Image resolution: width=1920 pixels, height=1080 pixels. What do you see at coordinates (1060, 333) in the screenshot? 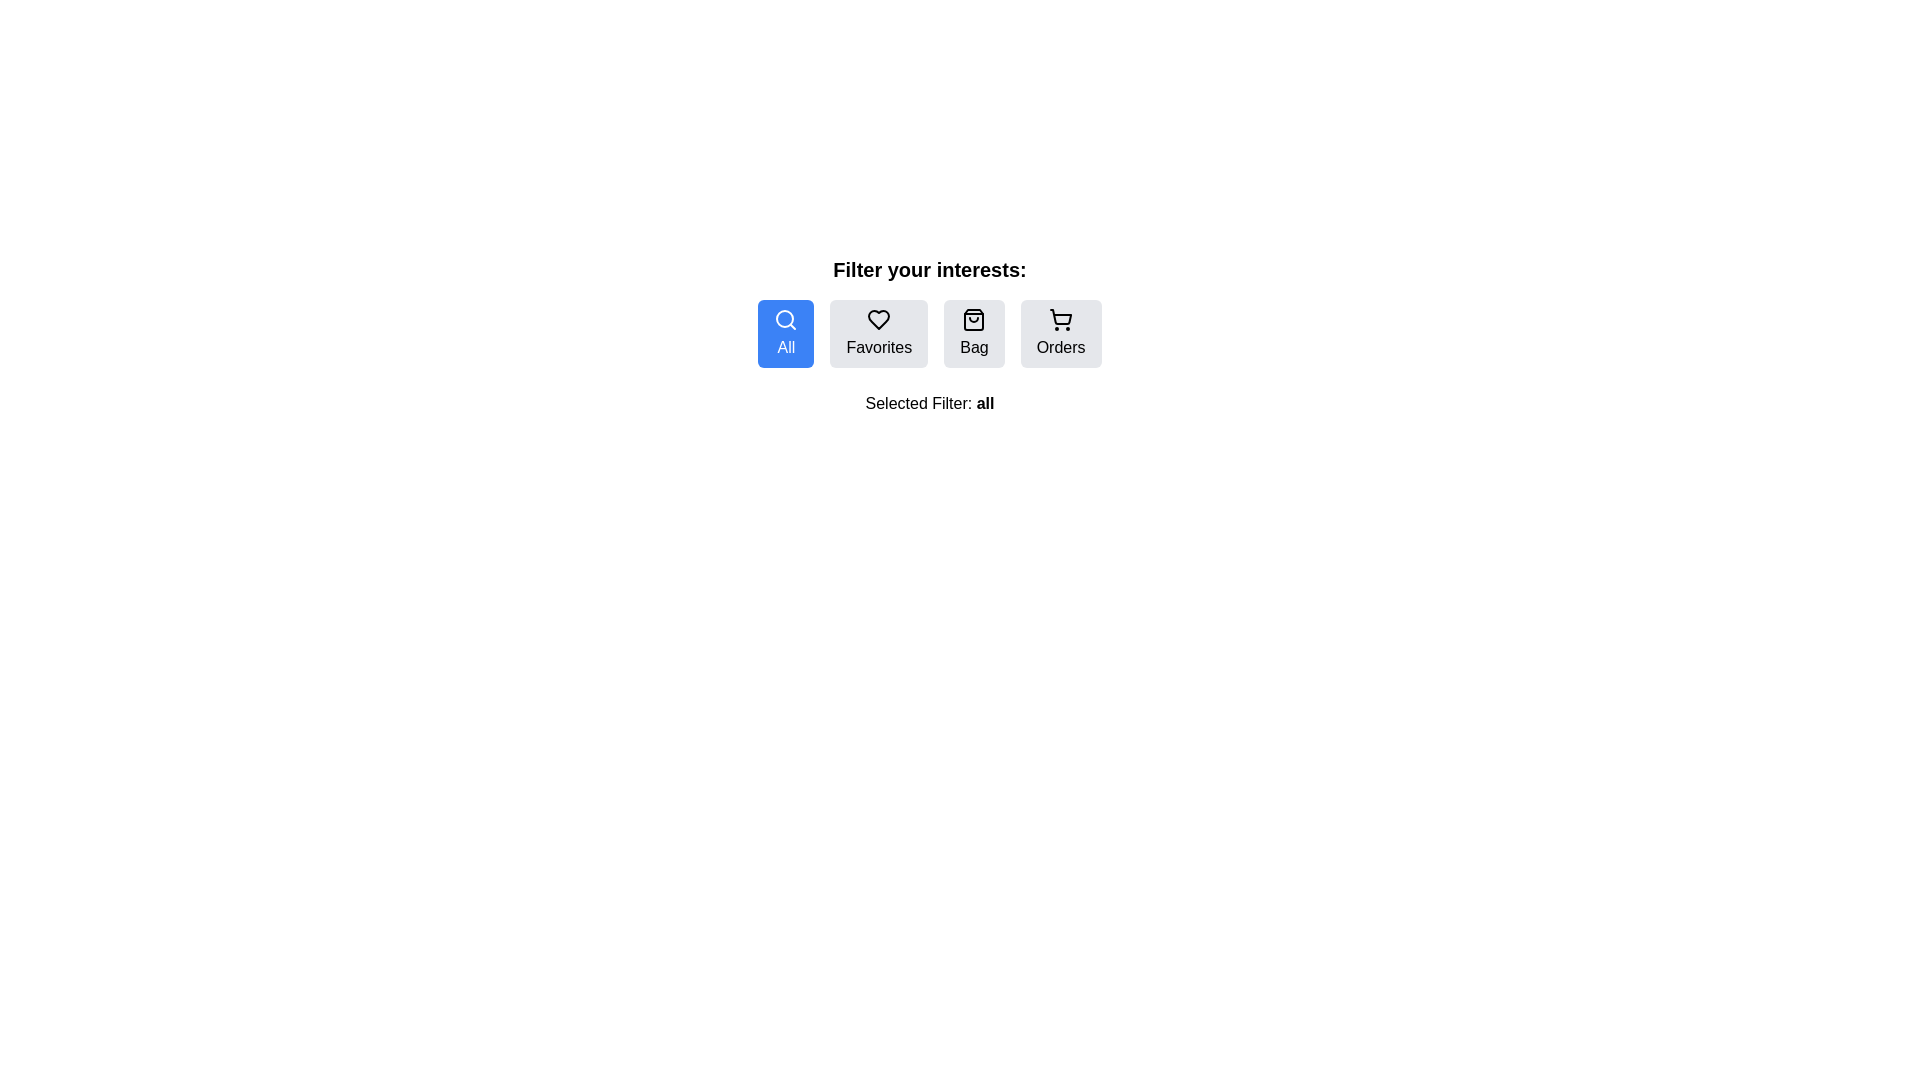
I see `the Orders filter button to change the active filter` at bounding box center [1060, 333].